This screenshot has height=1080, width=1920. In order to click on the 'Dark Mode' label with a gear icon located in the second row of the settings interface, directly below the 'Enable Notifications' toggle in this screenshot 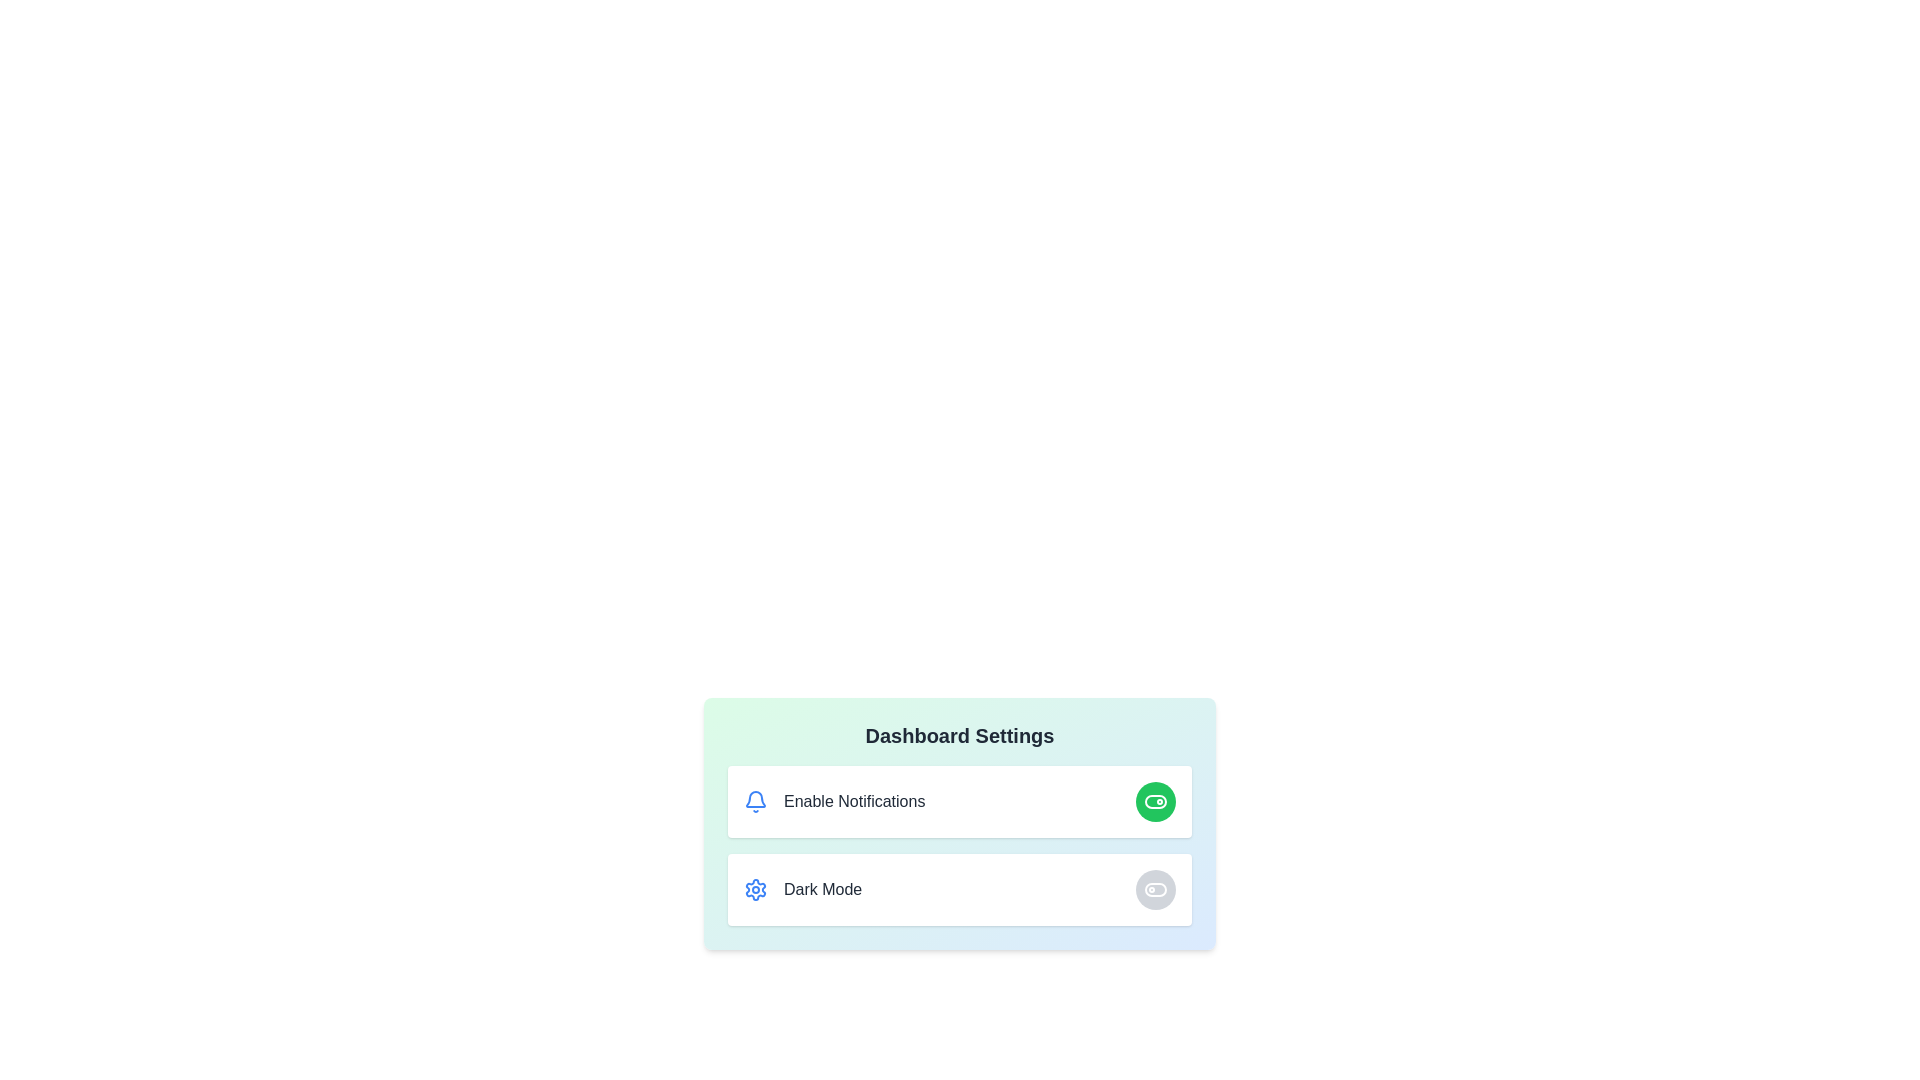, I will do `click(803, 889)`.